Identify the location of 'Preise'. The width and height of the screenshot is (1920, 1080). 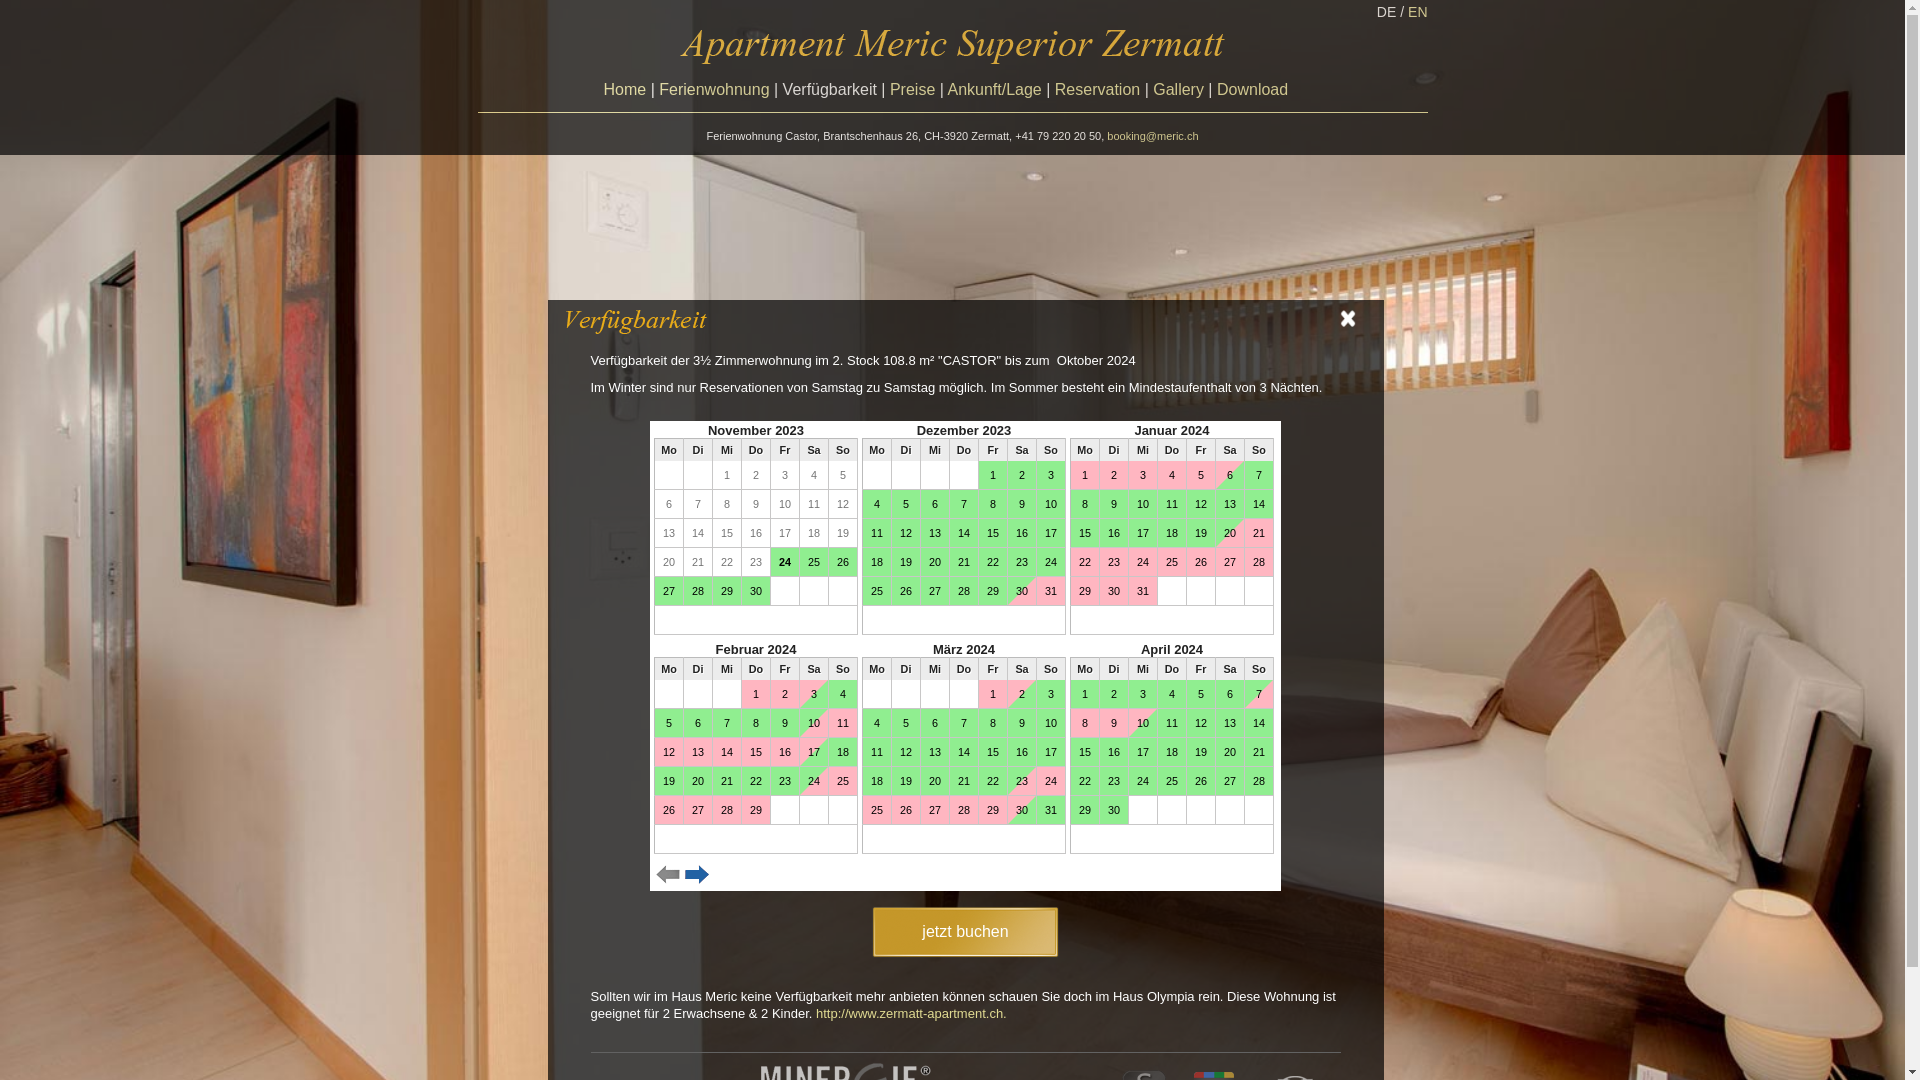
(888, 88).